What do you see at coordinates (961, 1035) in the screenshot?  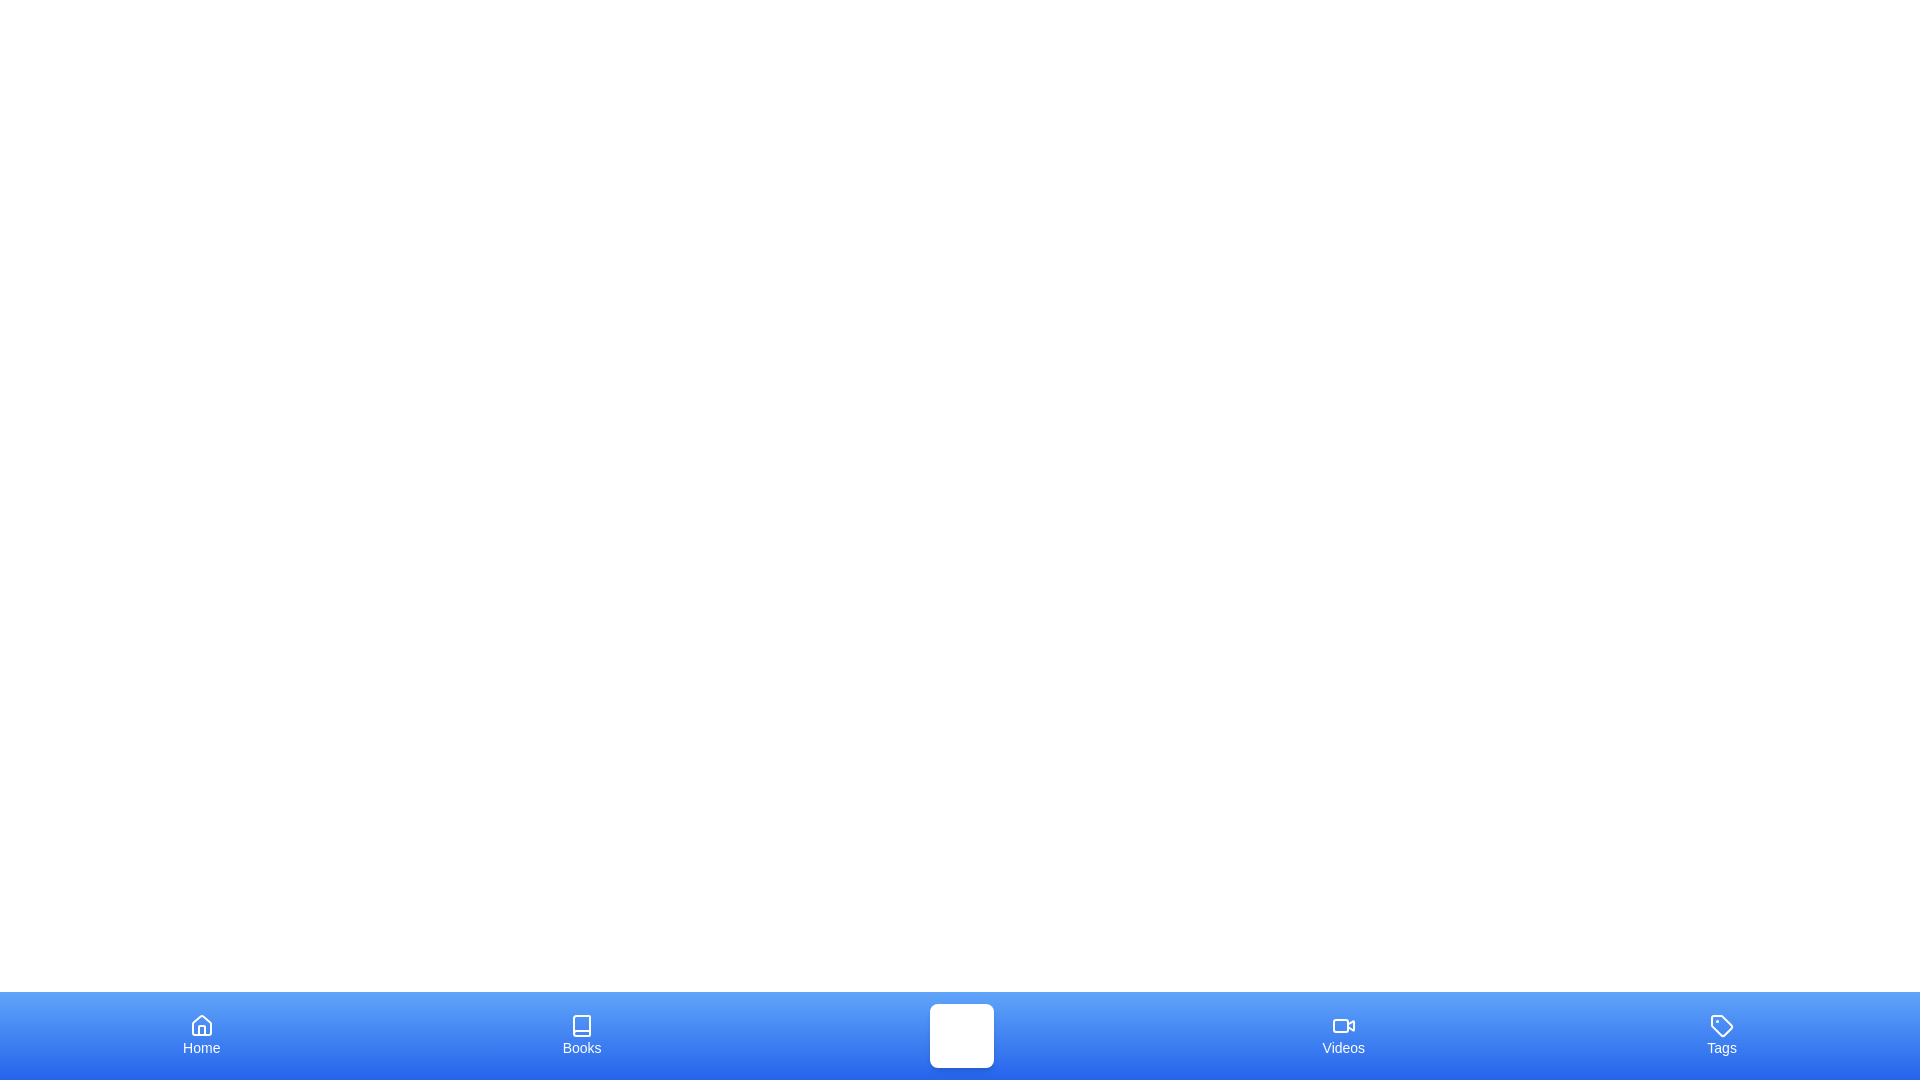 I see `the tab labeled Music` at bounding box center [961, 1035].